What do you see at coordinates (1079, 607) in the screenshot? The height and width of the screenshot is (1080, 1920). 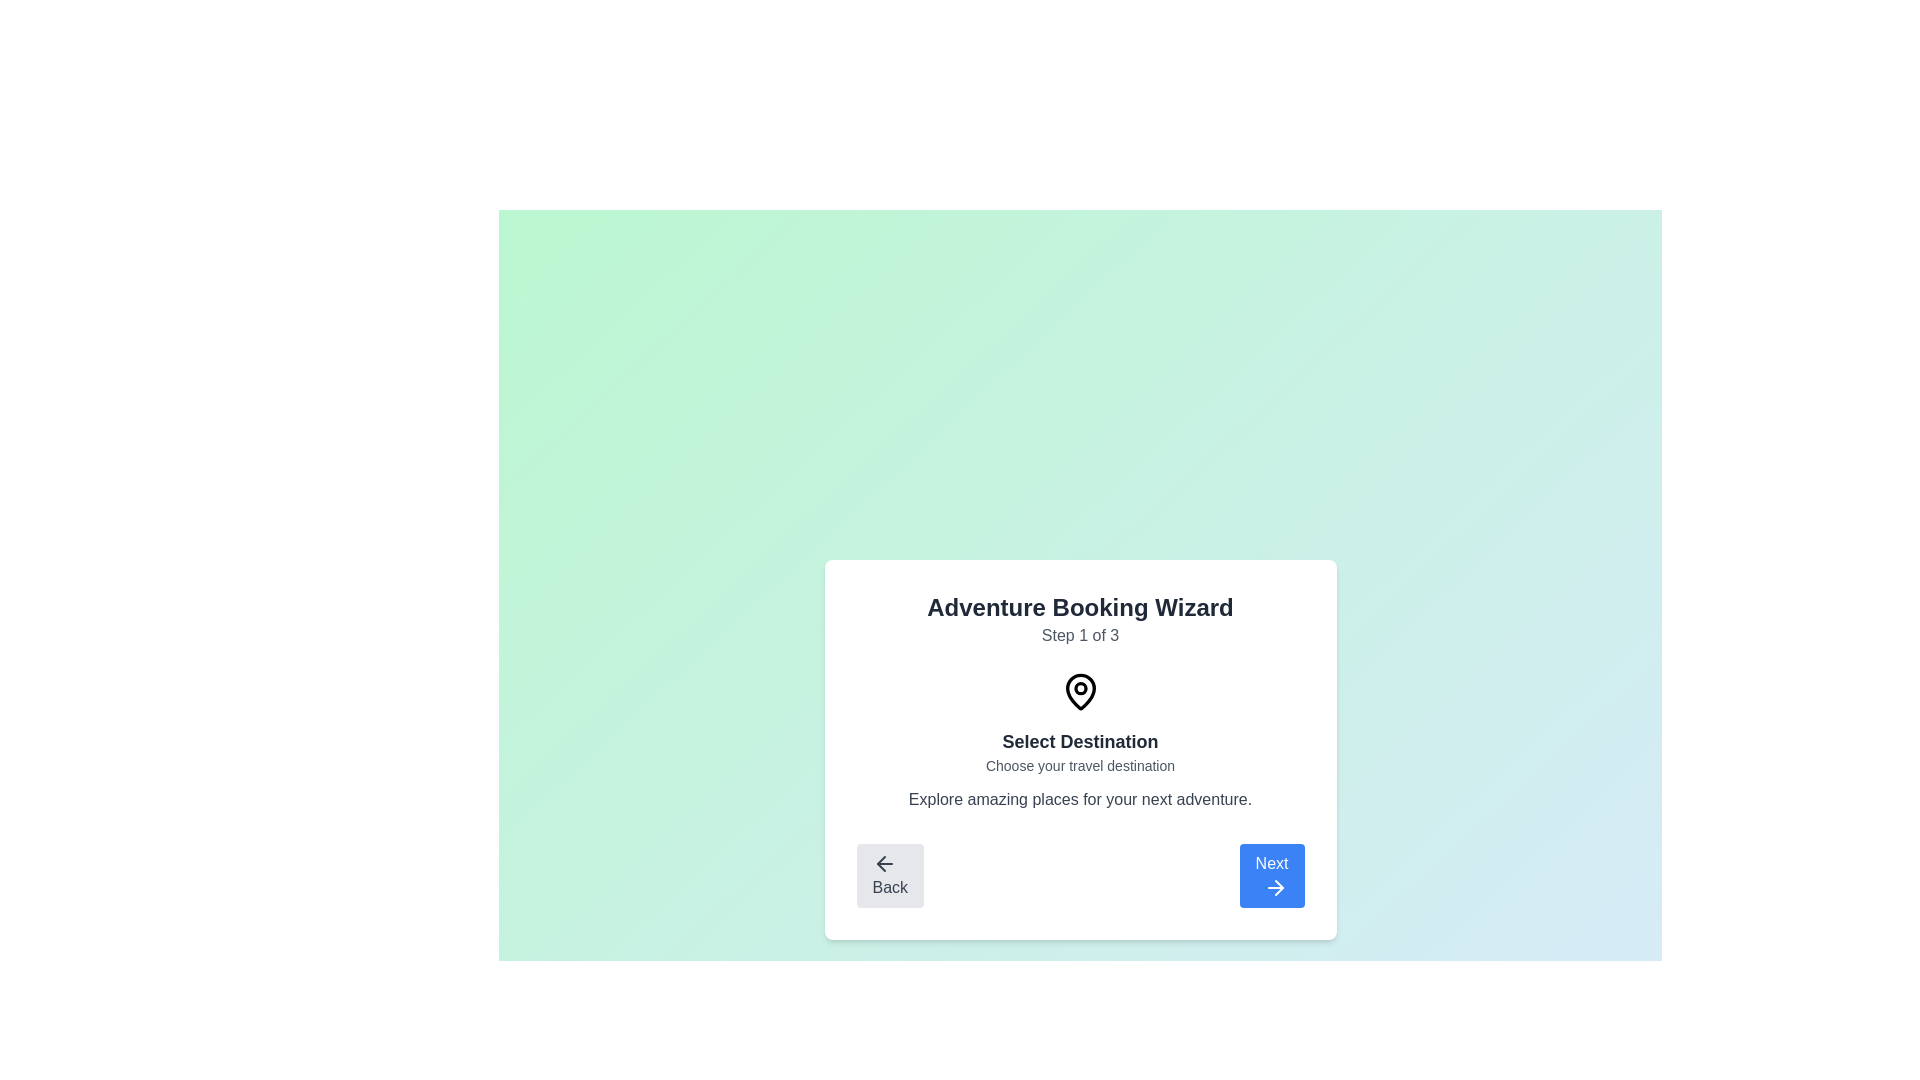 I see `the text label that reads 'Adventure Booking Wizard', which is prominently displayed at the top-center of the card` at bounding box center [1079, 607].